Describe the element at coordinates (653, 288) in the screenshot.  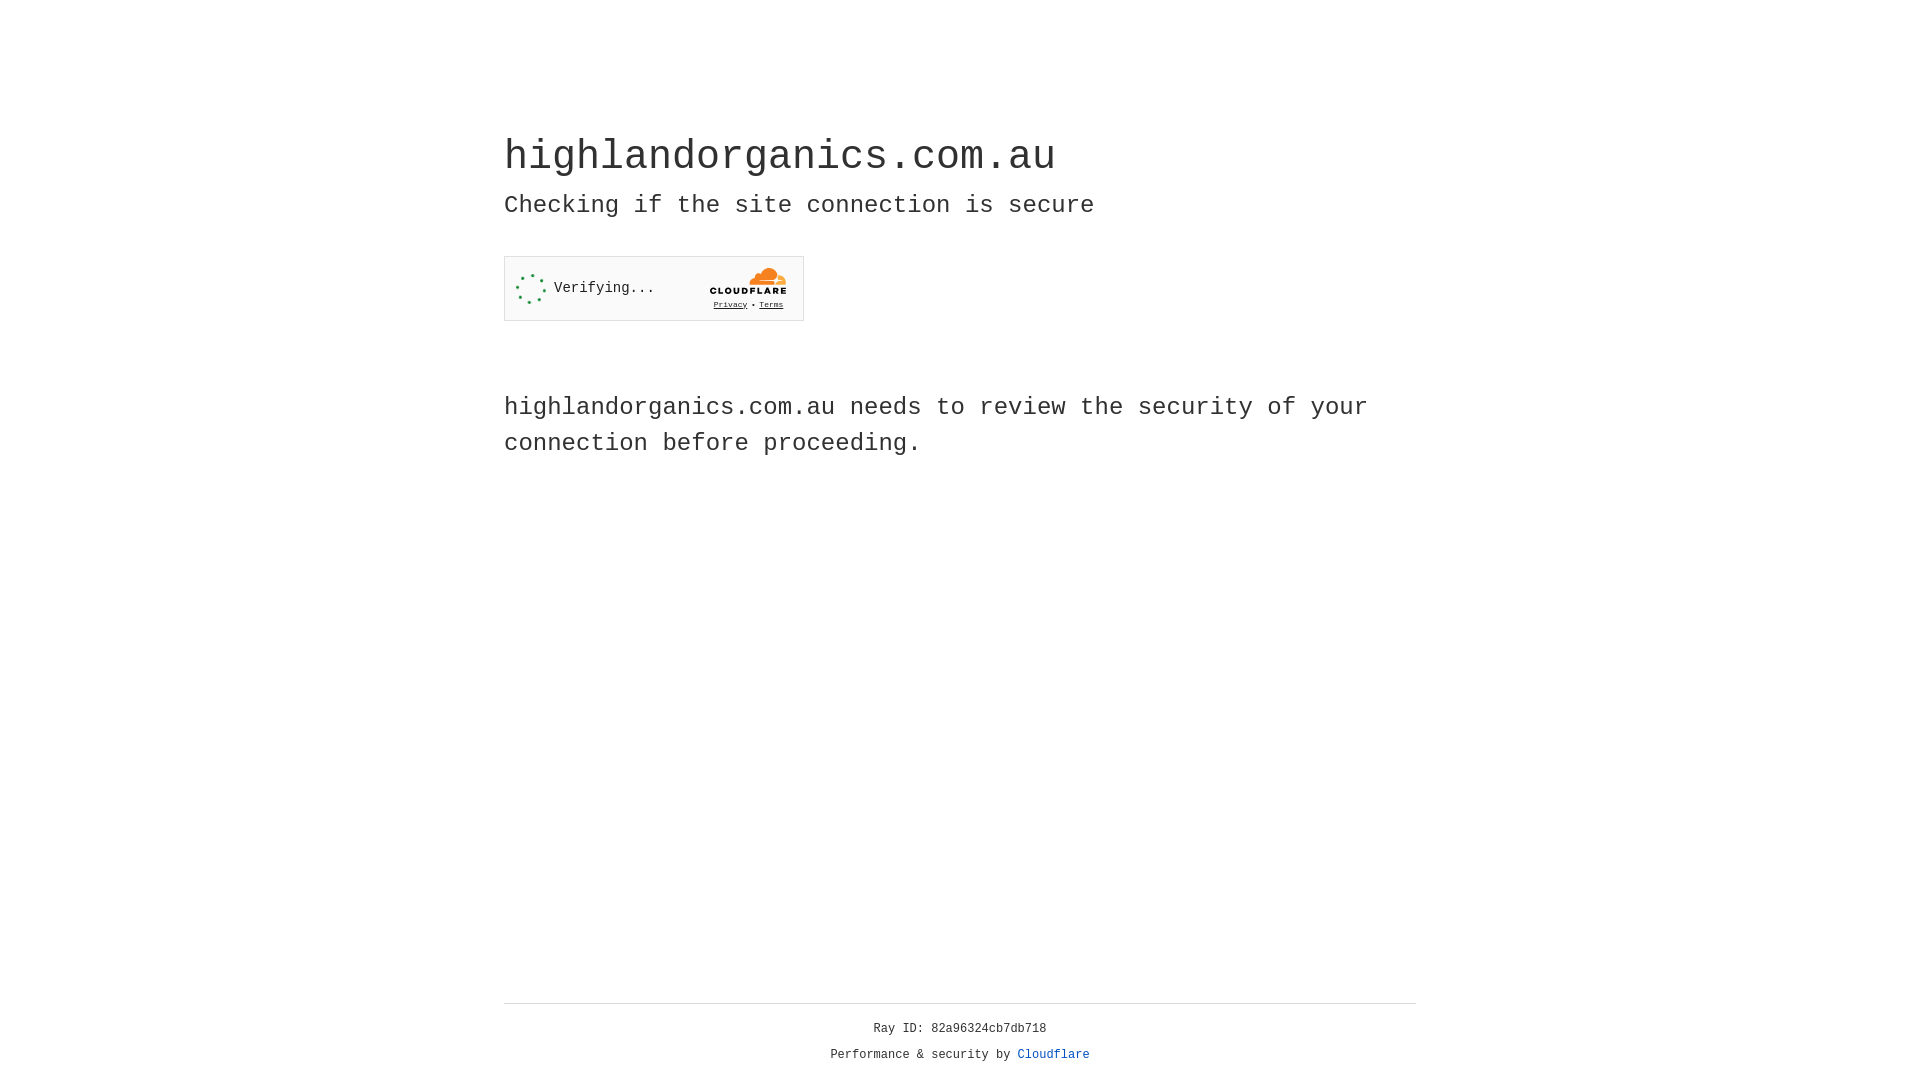
I see `'Widget containing a Cloudflare security challenge'` at that location.